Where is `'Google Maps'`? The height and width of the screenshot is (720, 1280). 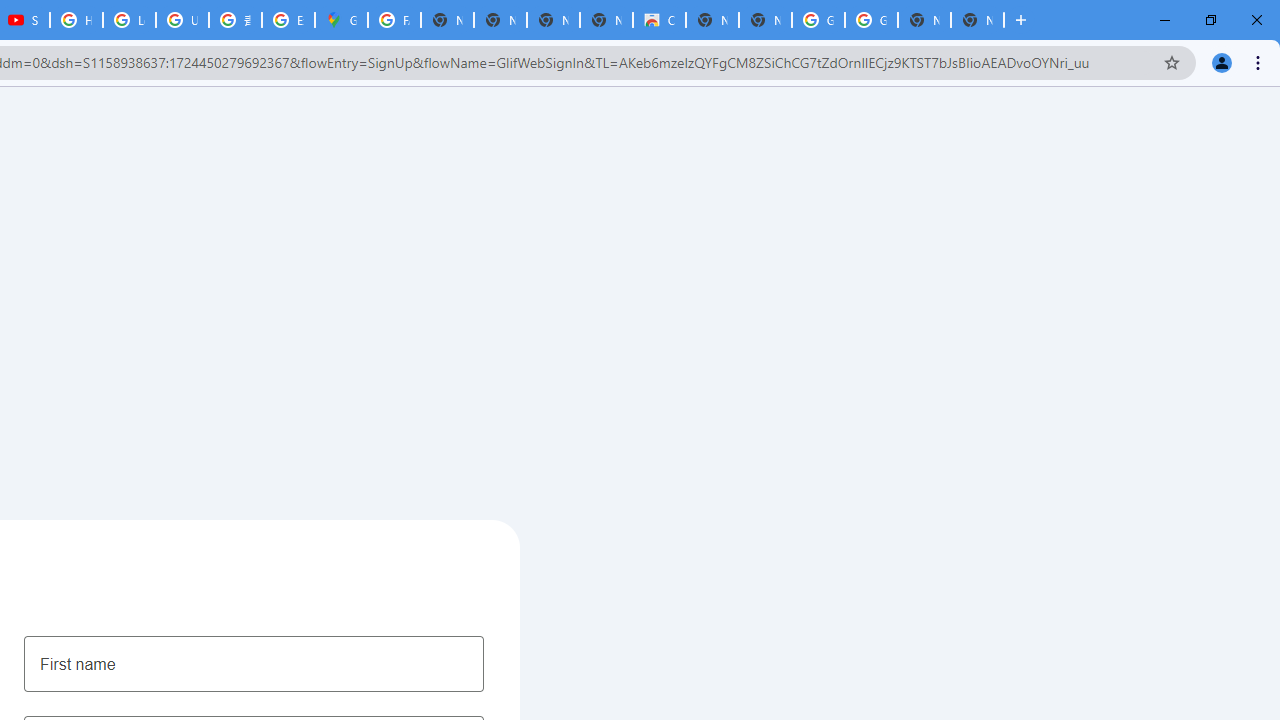
'Google Maps' is located at coordinates (341, 20).